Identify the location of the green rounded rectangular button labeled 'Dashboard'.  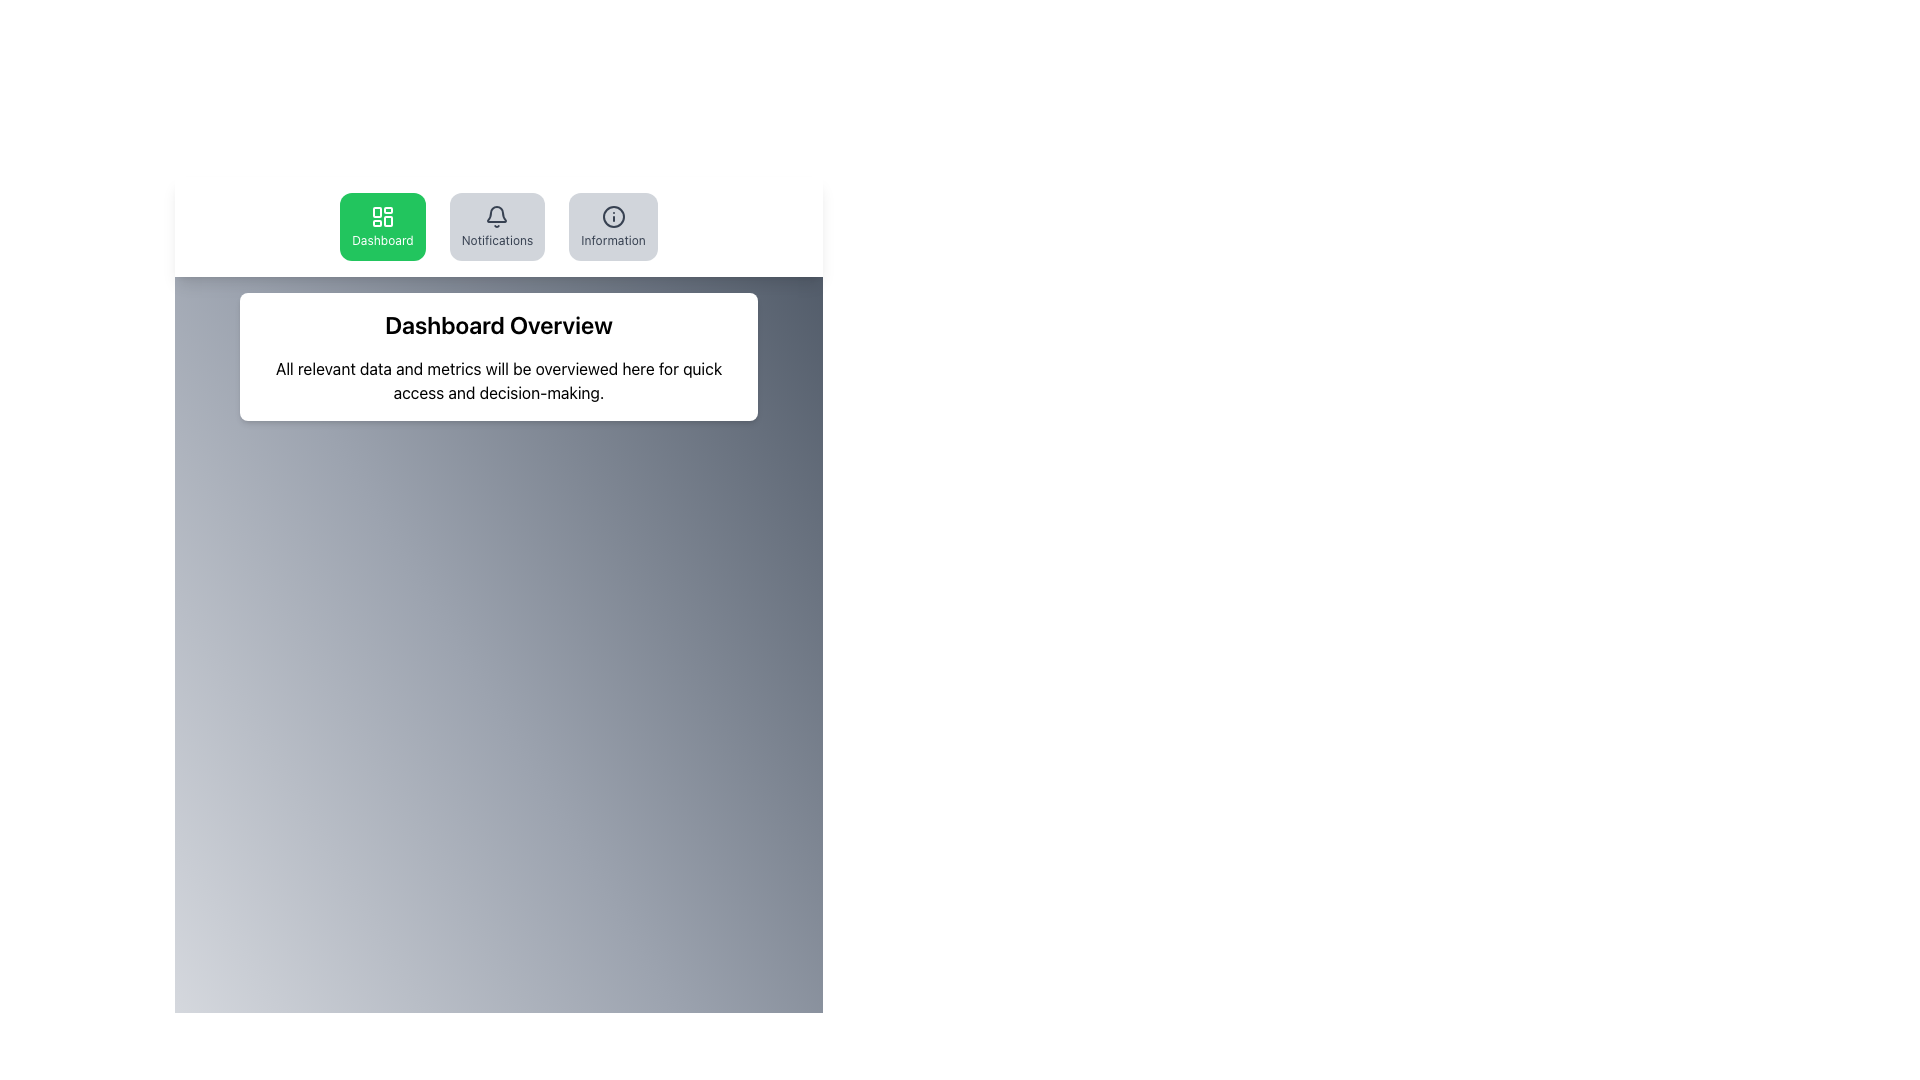
(382, 226).